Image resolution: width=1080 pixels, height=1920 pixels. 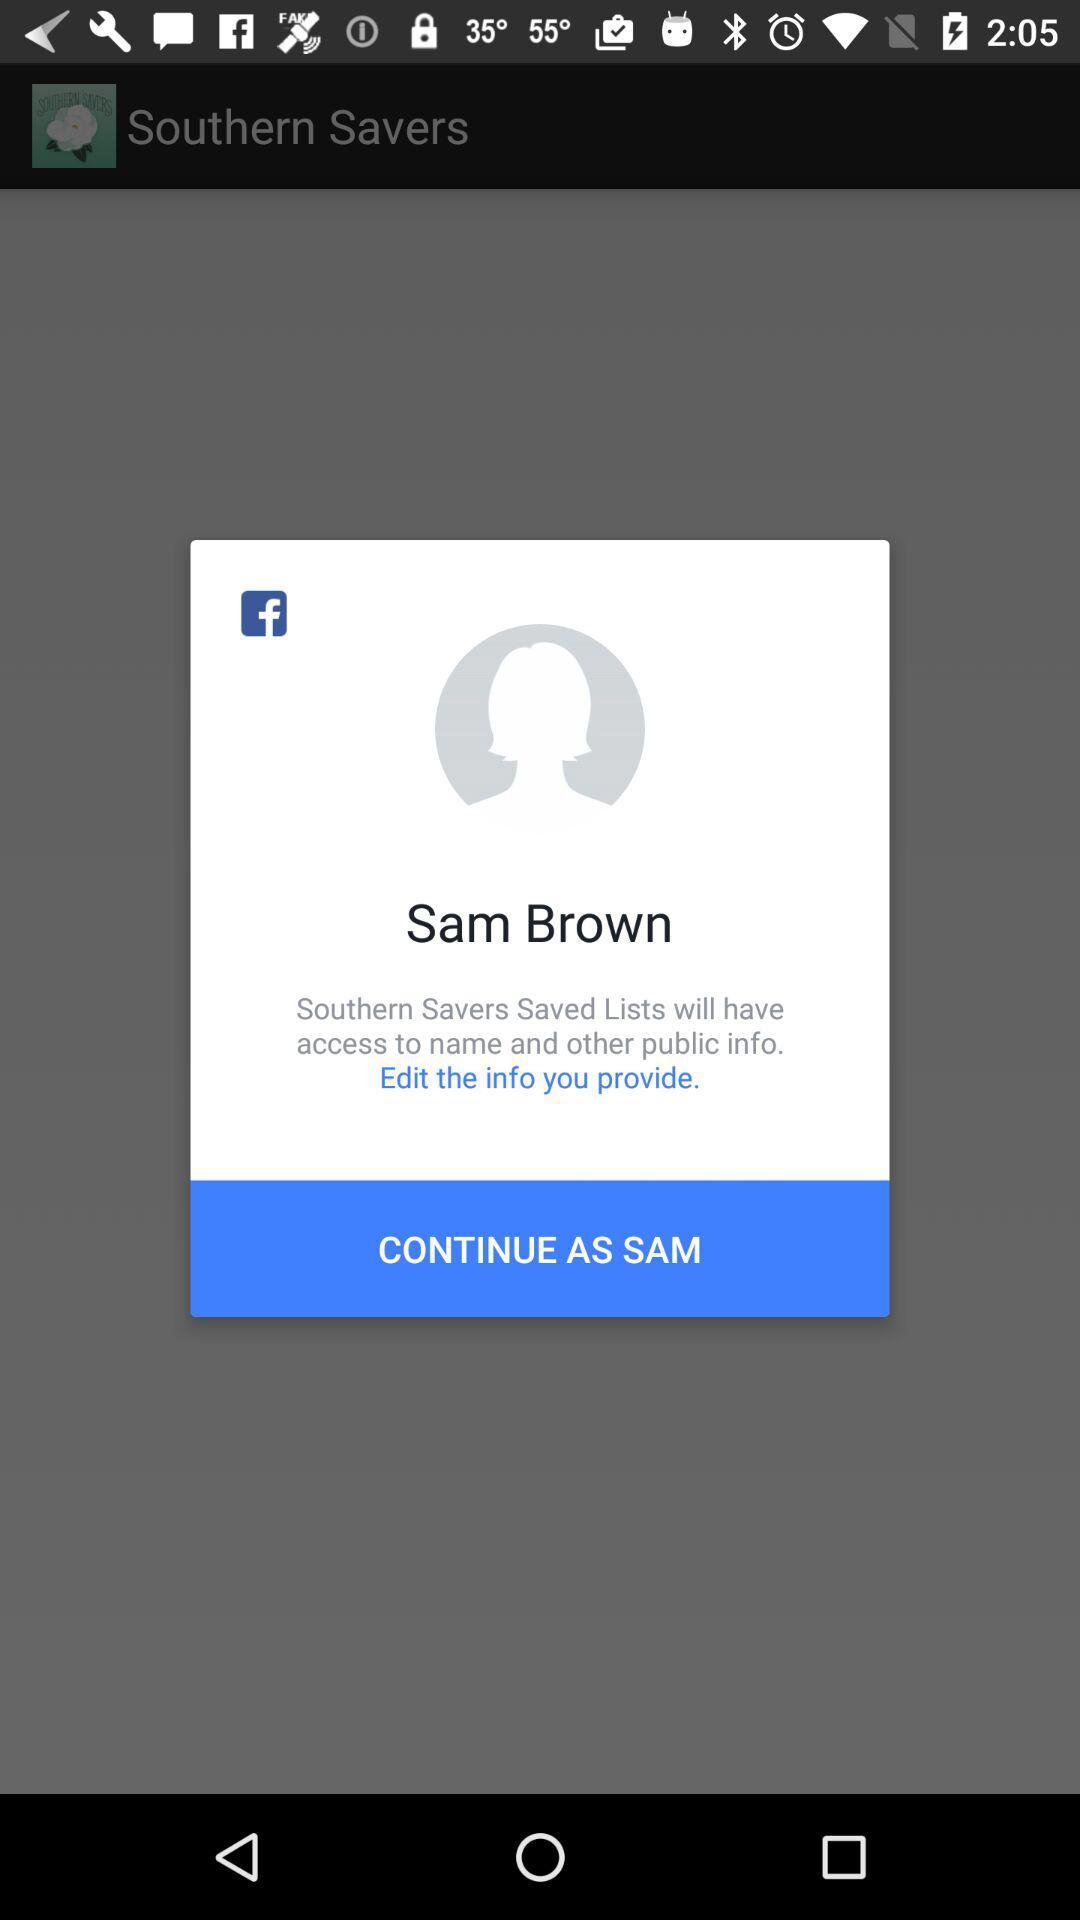 I want to click on item above continue as sam, so click(x=540, y=1041).